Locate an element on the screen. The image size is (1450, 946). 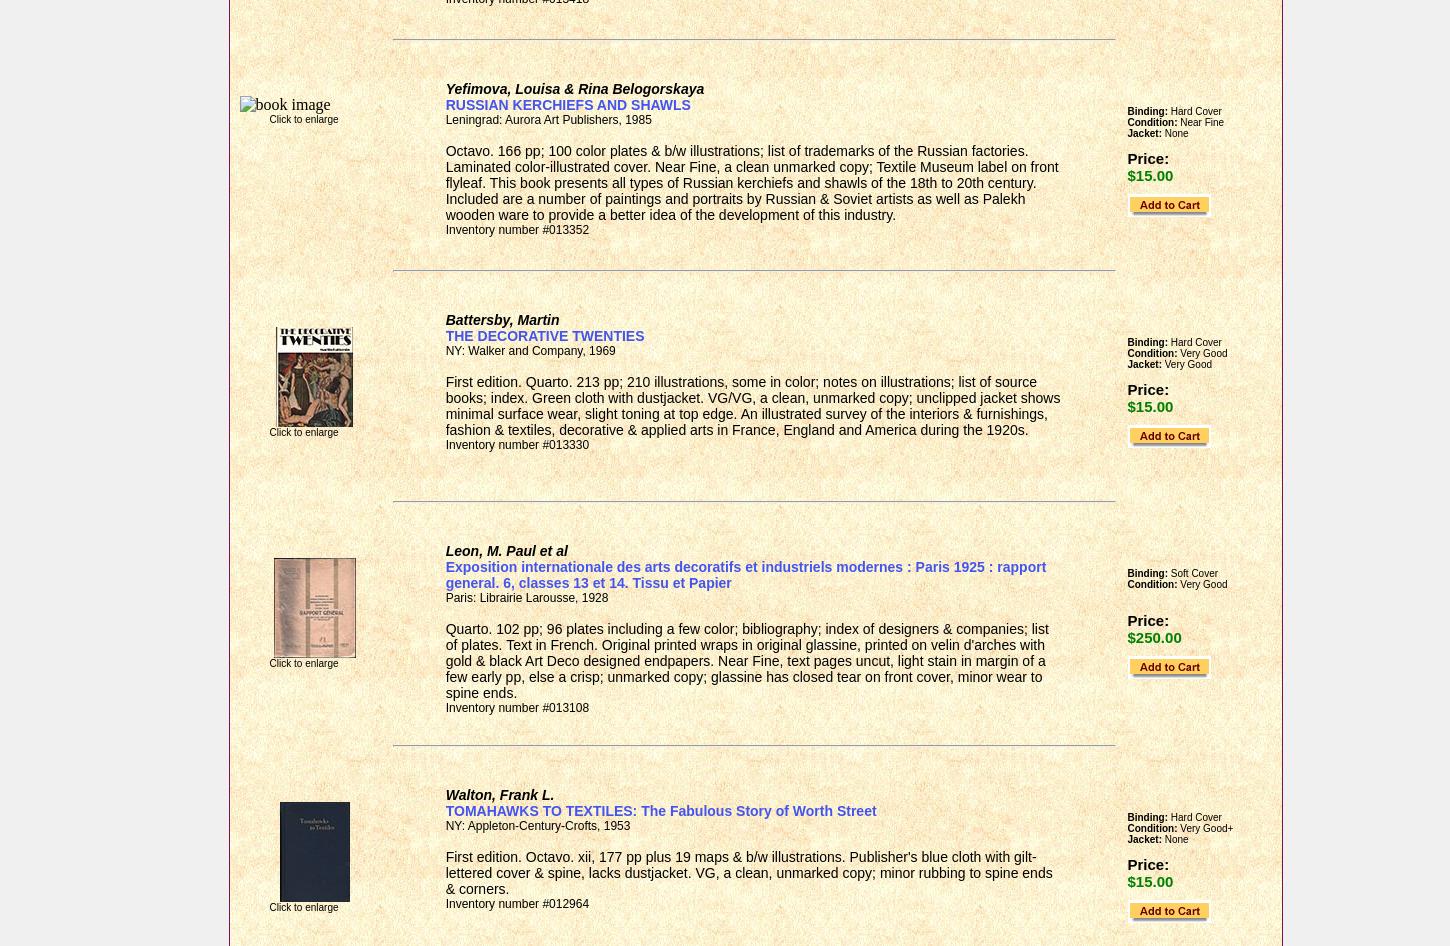
'Paris: Librairie Larousse, 1928' is located at coordinates (444, 596).